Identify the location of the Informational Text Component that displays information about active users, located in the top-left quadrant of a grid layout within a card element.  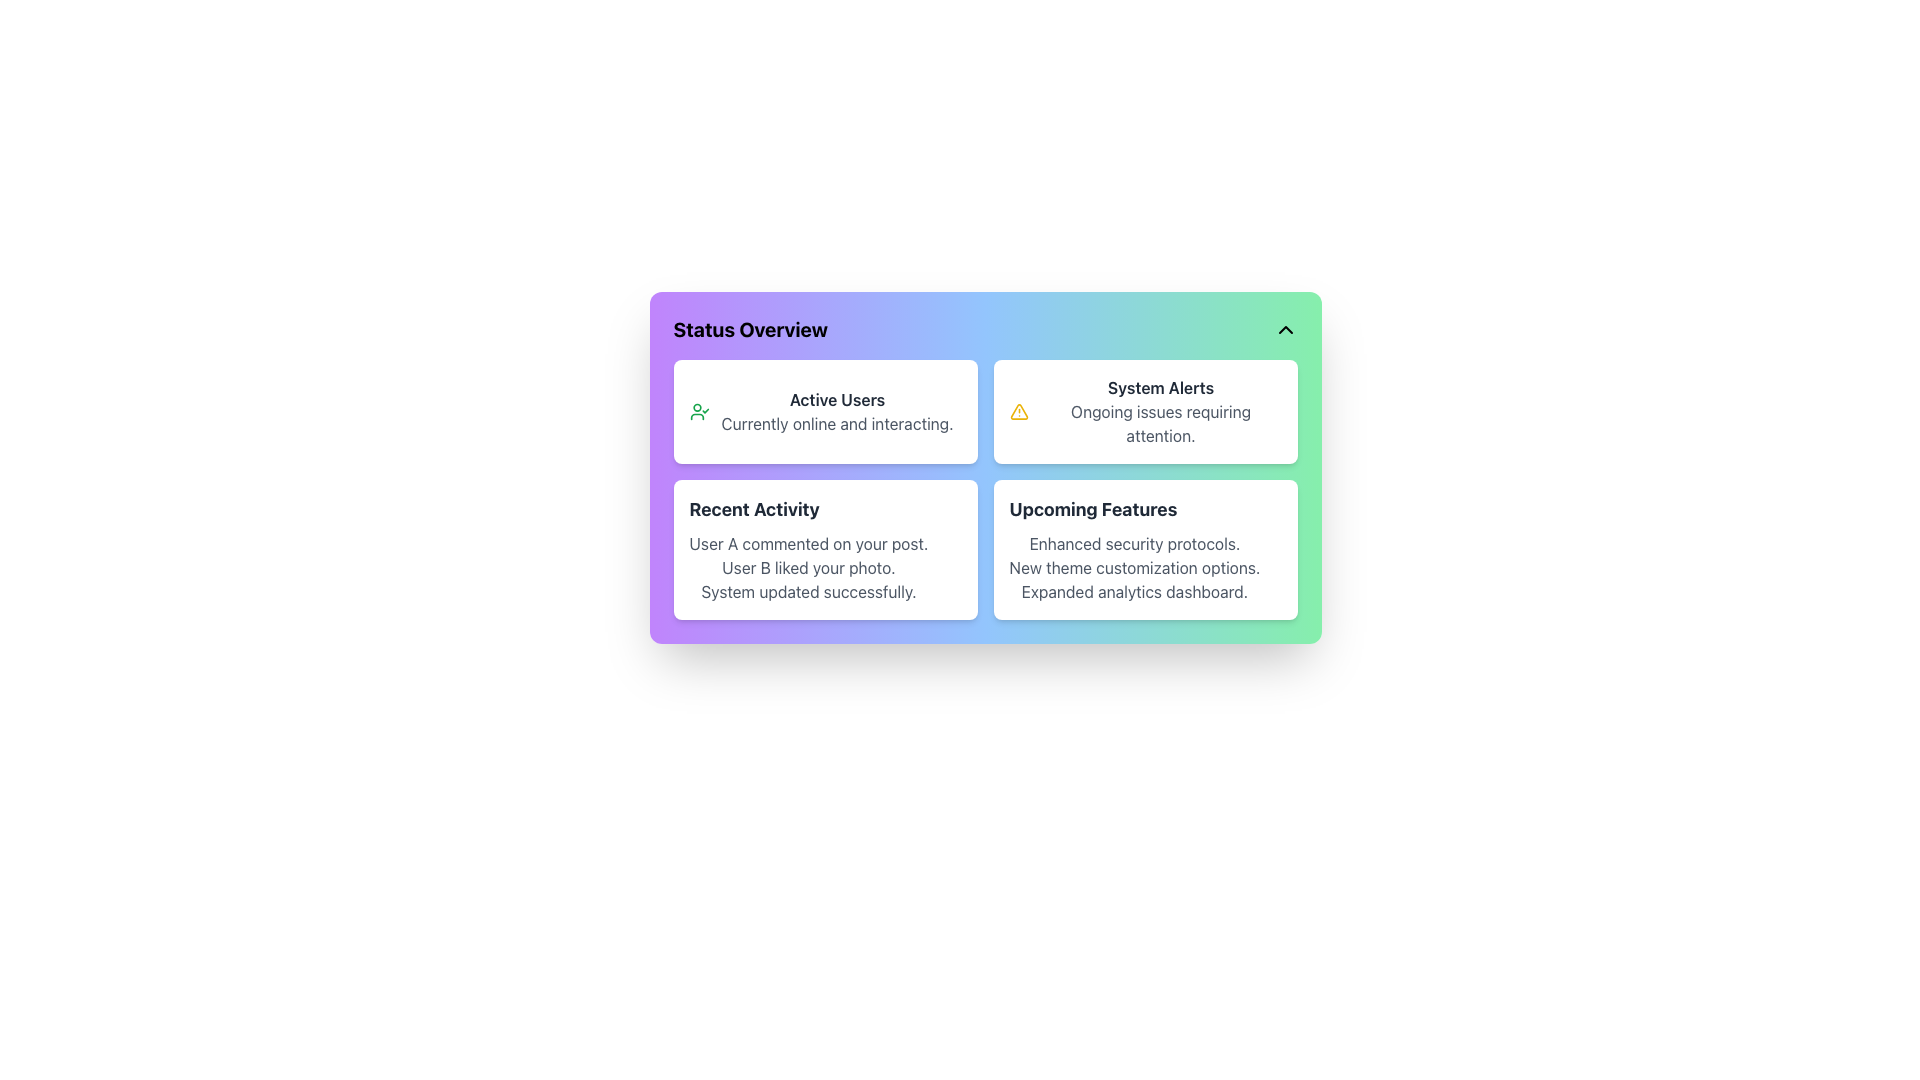
(837, 411).